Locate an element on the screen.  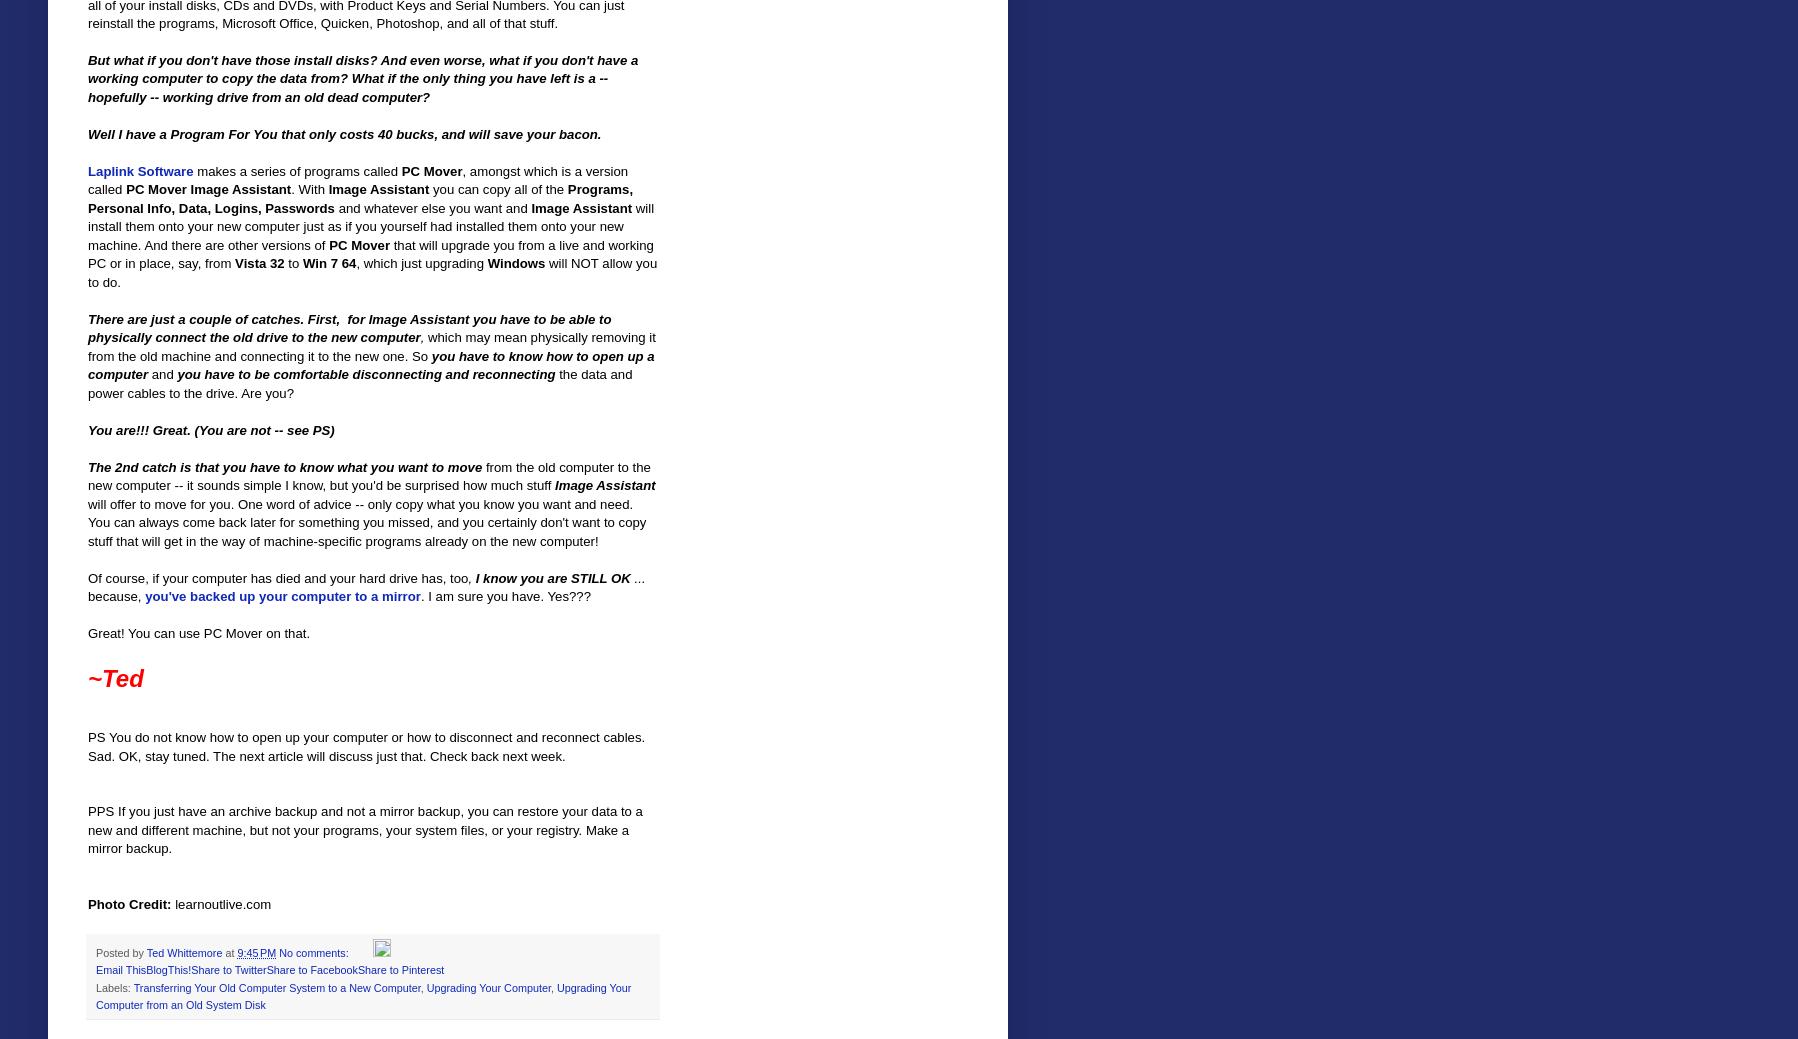
'that will upgrade you from a live and working PC or in place, say, from' is located at coordinates (369, 254).